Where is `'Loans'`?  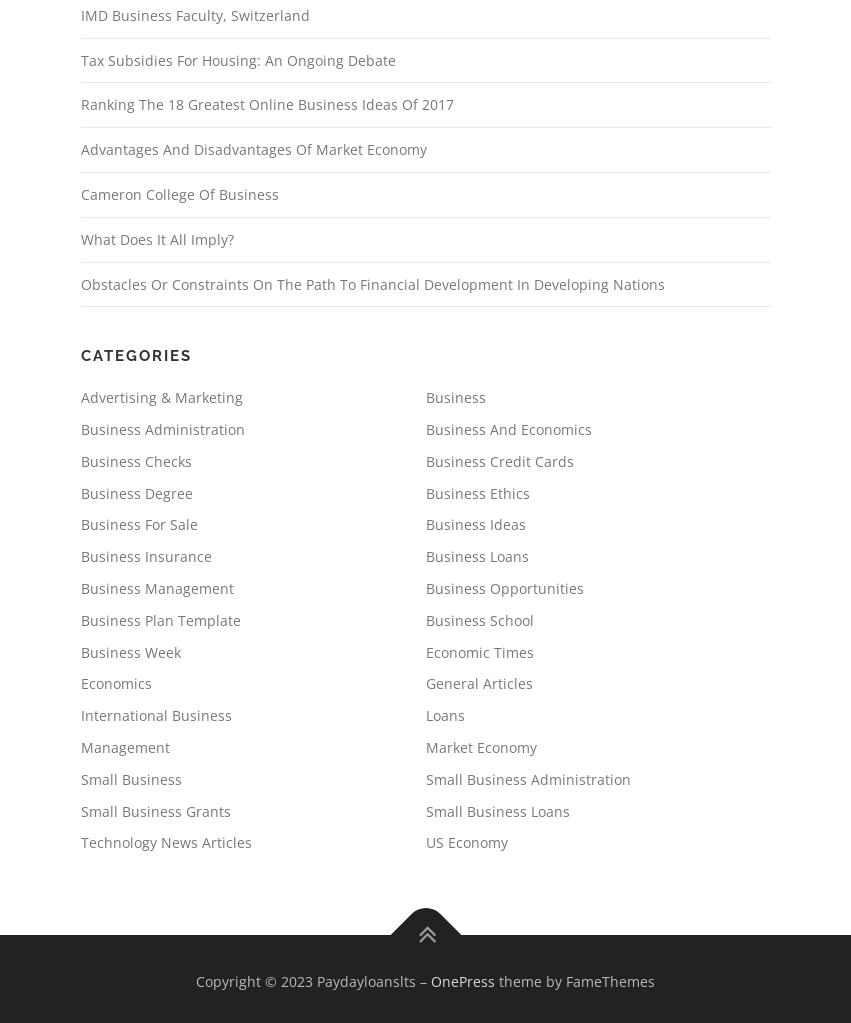 'Loans' is located at coordinates (444, 715).